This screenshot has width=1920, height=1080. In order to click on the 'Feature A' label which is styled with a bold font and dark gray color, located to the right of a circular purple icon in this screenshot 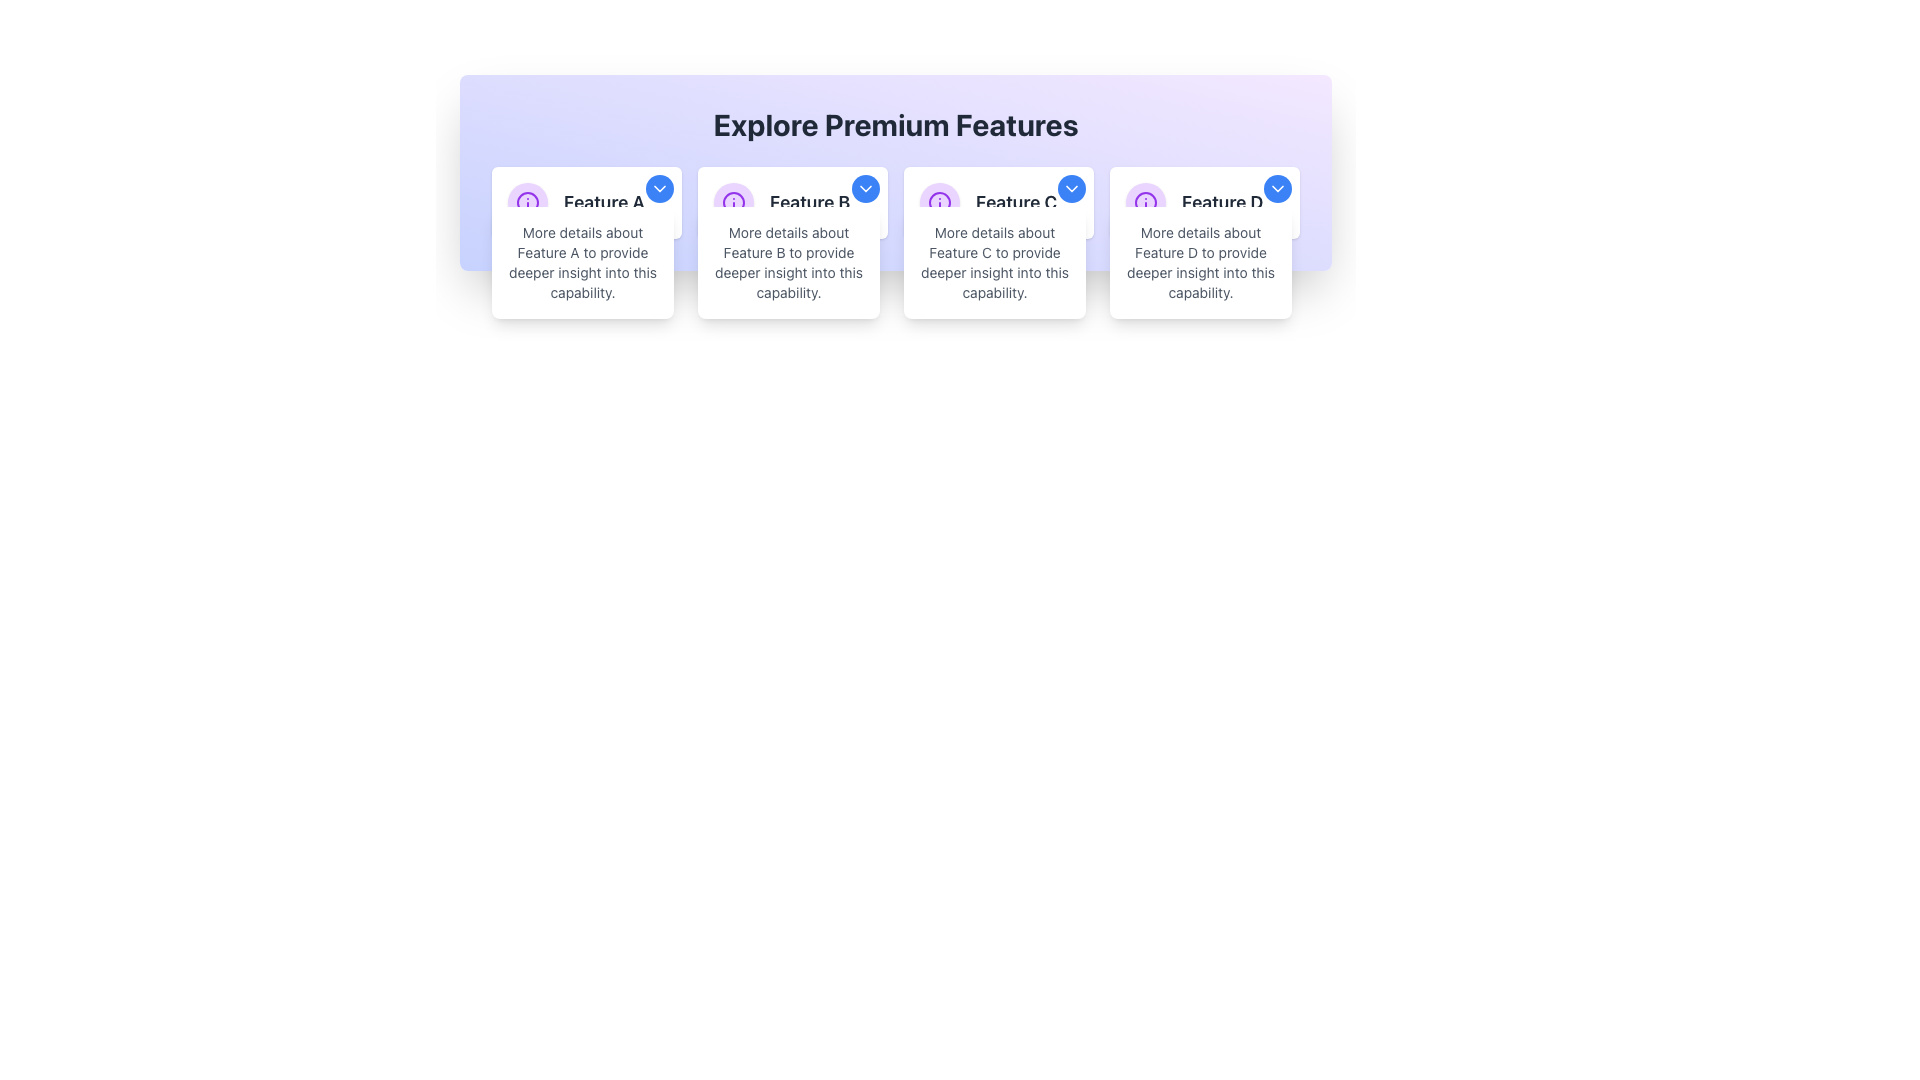, I will do `click(603, 203)`.